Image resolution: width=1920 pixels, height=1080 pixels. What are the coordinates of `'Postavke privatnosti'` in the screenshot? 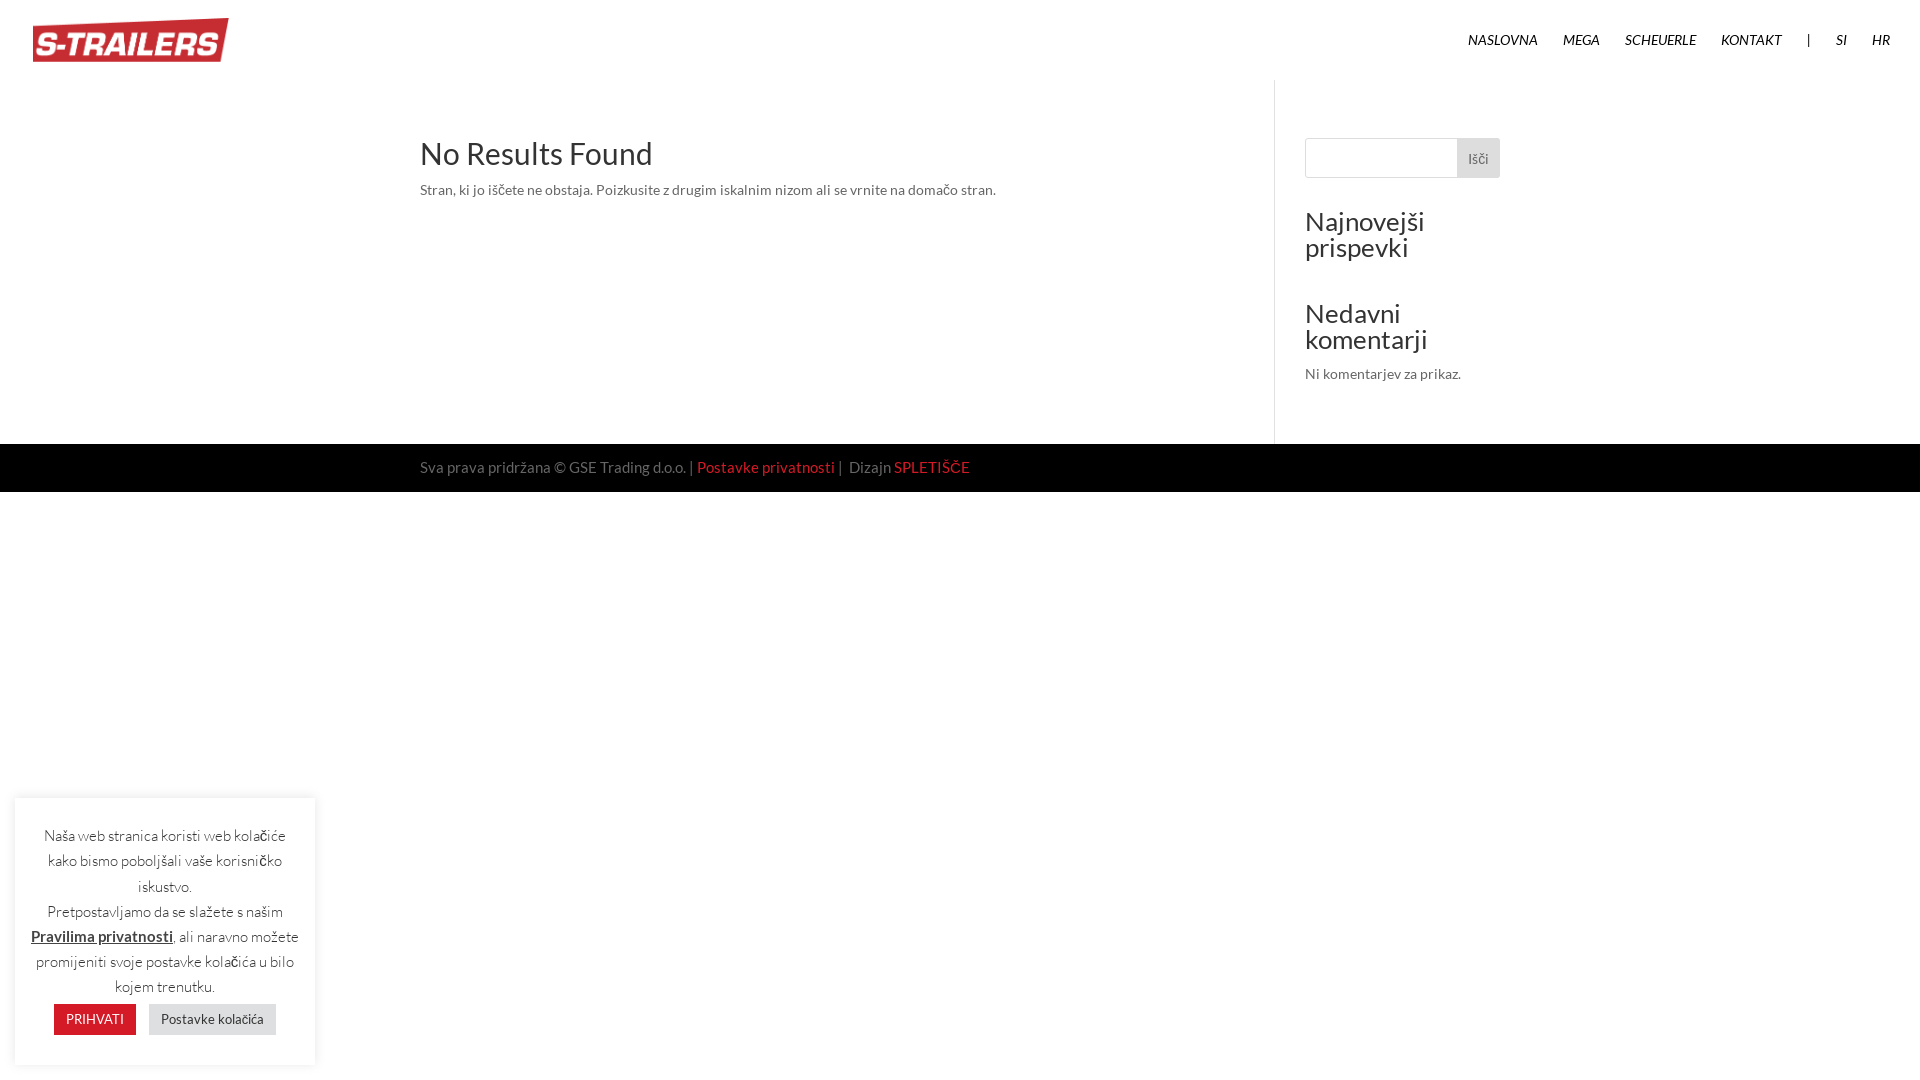 It's located at (765, 466).